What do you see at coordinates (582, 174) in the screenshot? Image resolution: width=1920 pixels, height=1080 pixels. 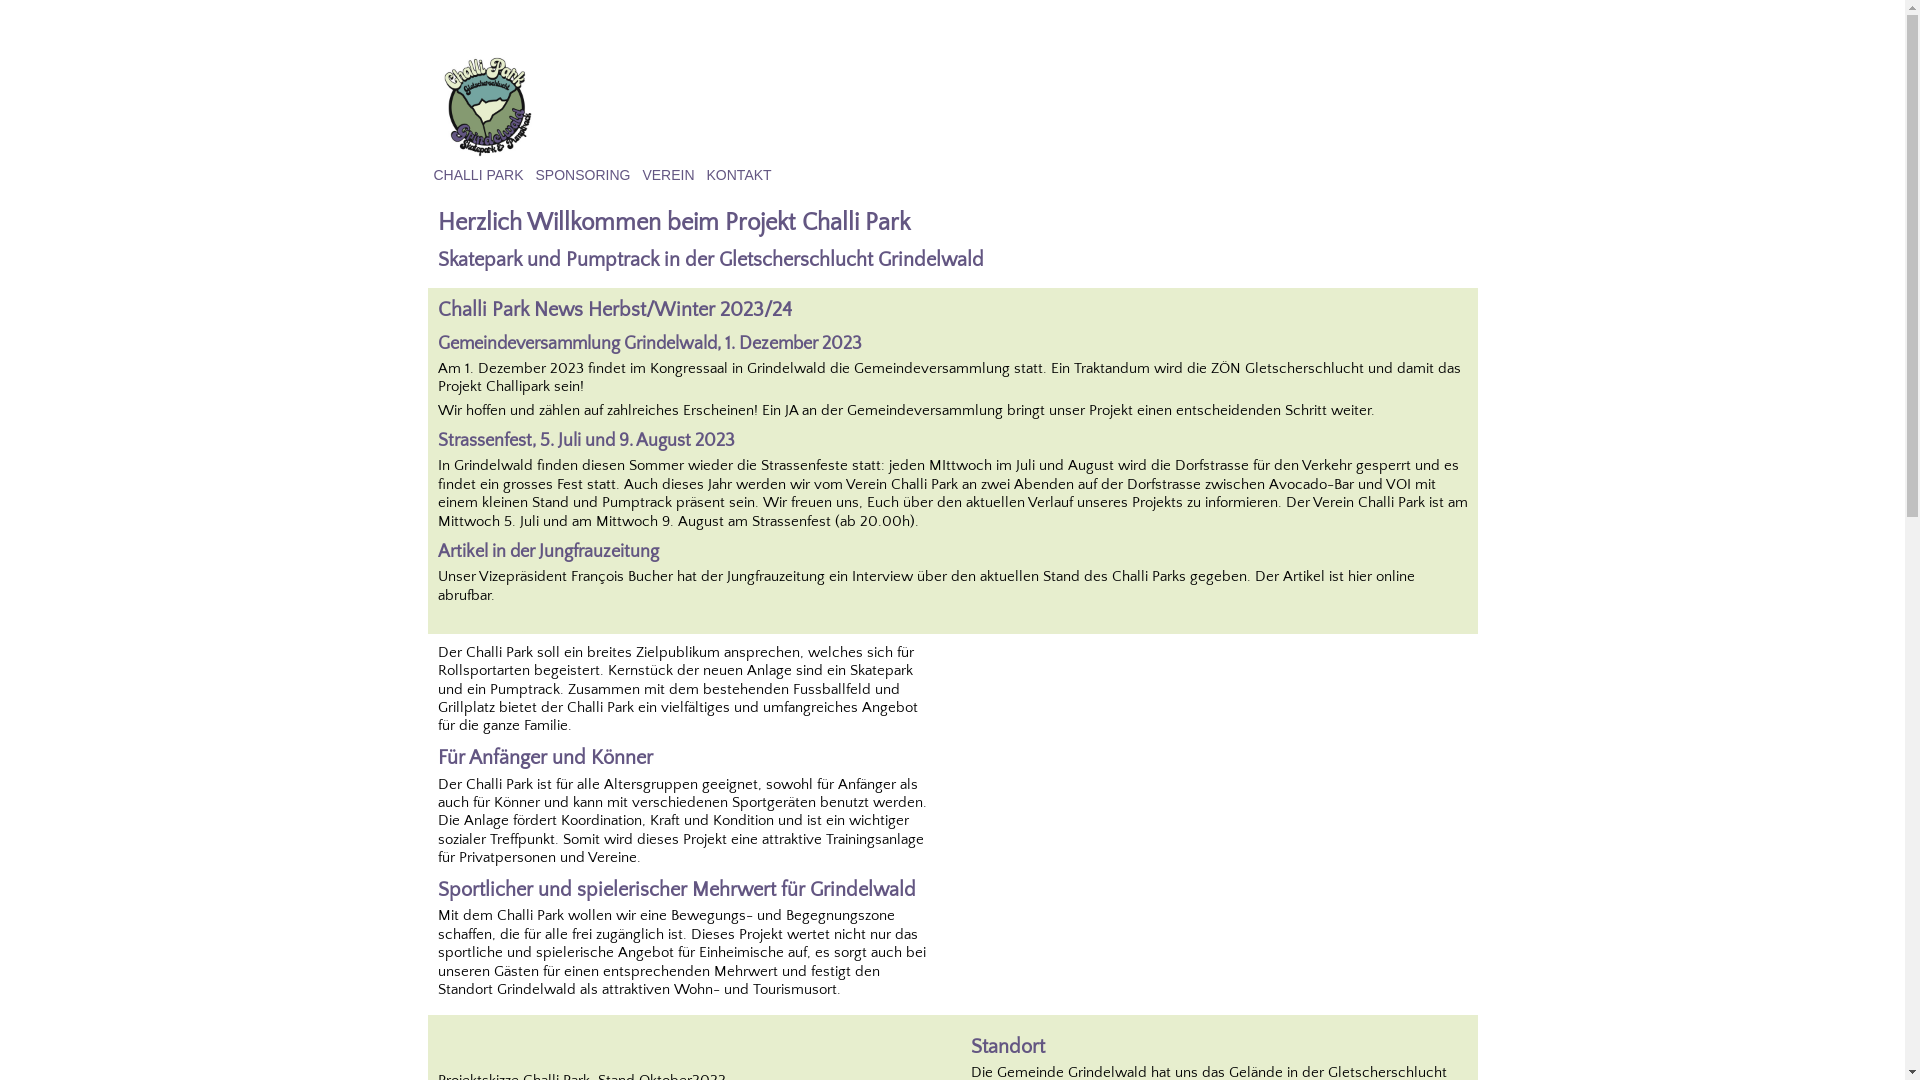 I see `'SPONSORING'` at bounding box center [582, 174].